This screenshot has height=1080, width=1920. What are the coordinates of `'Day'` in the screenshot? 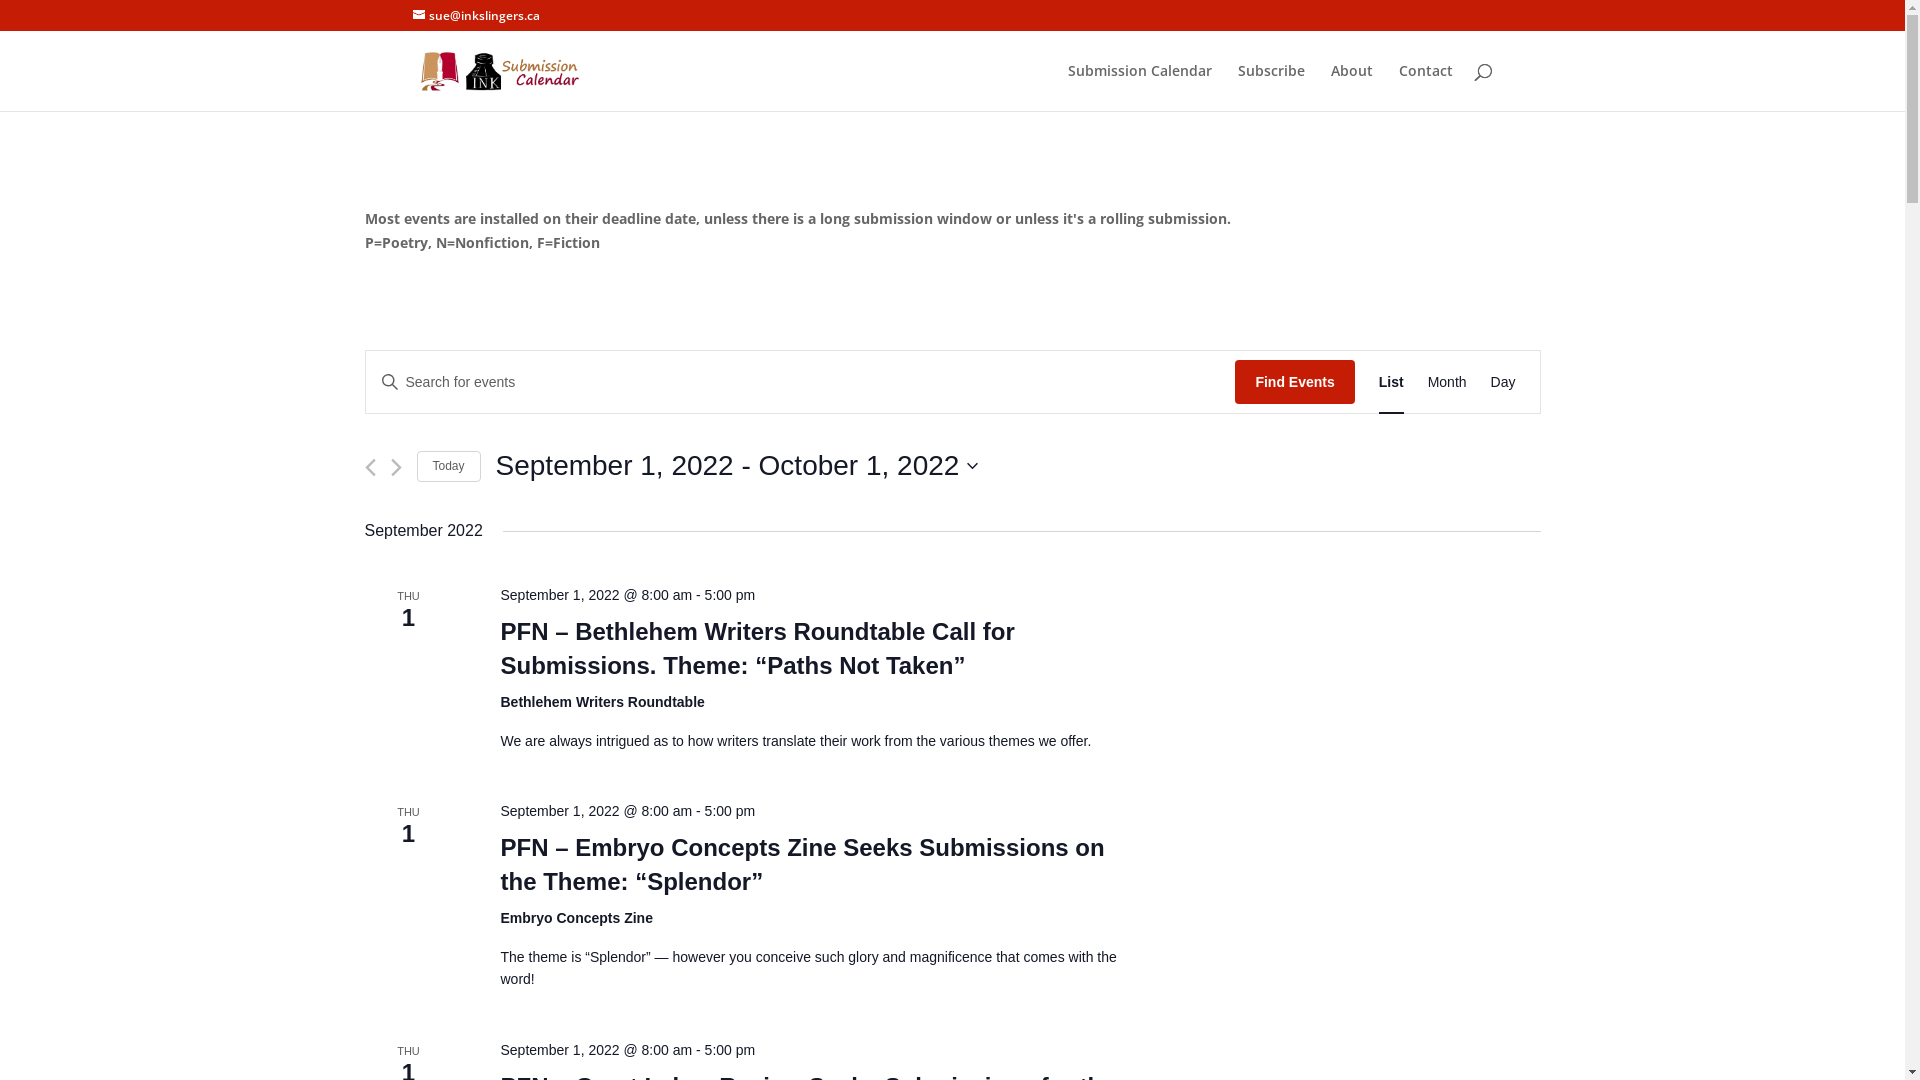 It's located at (1503, 382).